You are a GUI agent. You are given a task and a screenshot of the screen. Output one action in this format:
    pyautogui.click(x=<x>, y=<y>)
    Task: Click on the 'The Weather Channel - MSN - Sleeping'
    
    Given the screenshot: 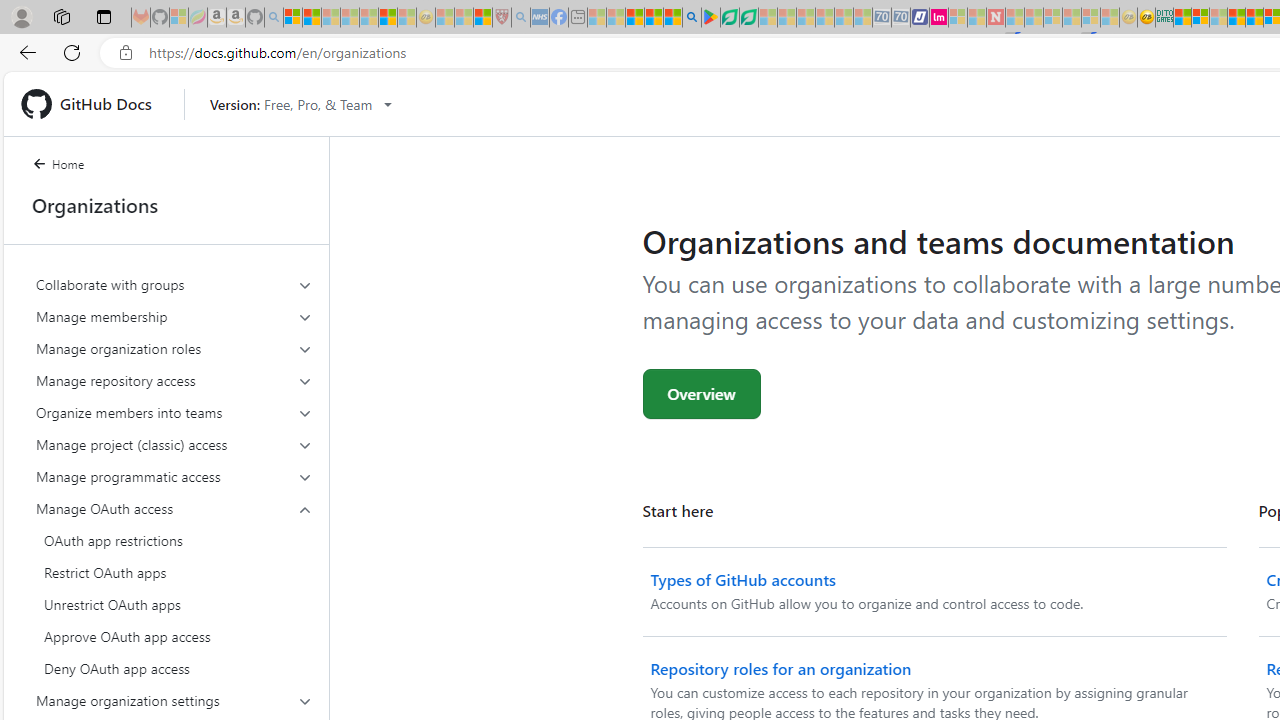 What is the action you would take?
    pyautogui.click(x=331, y=17)
    